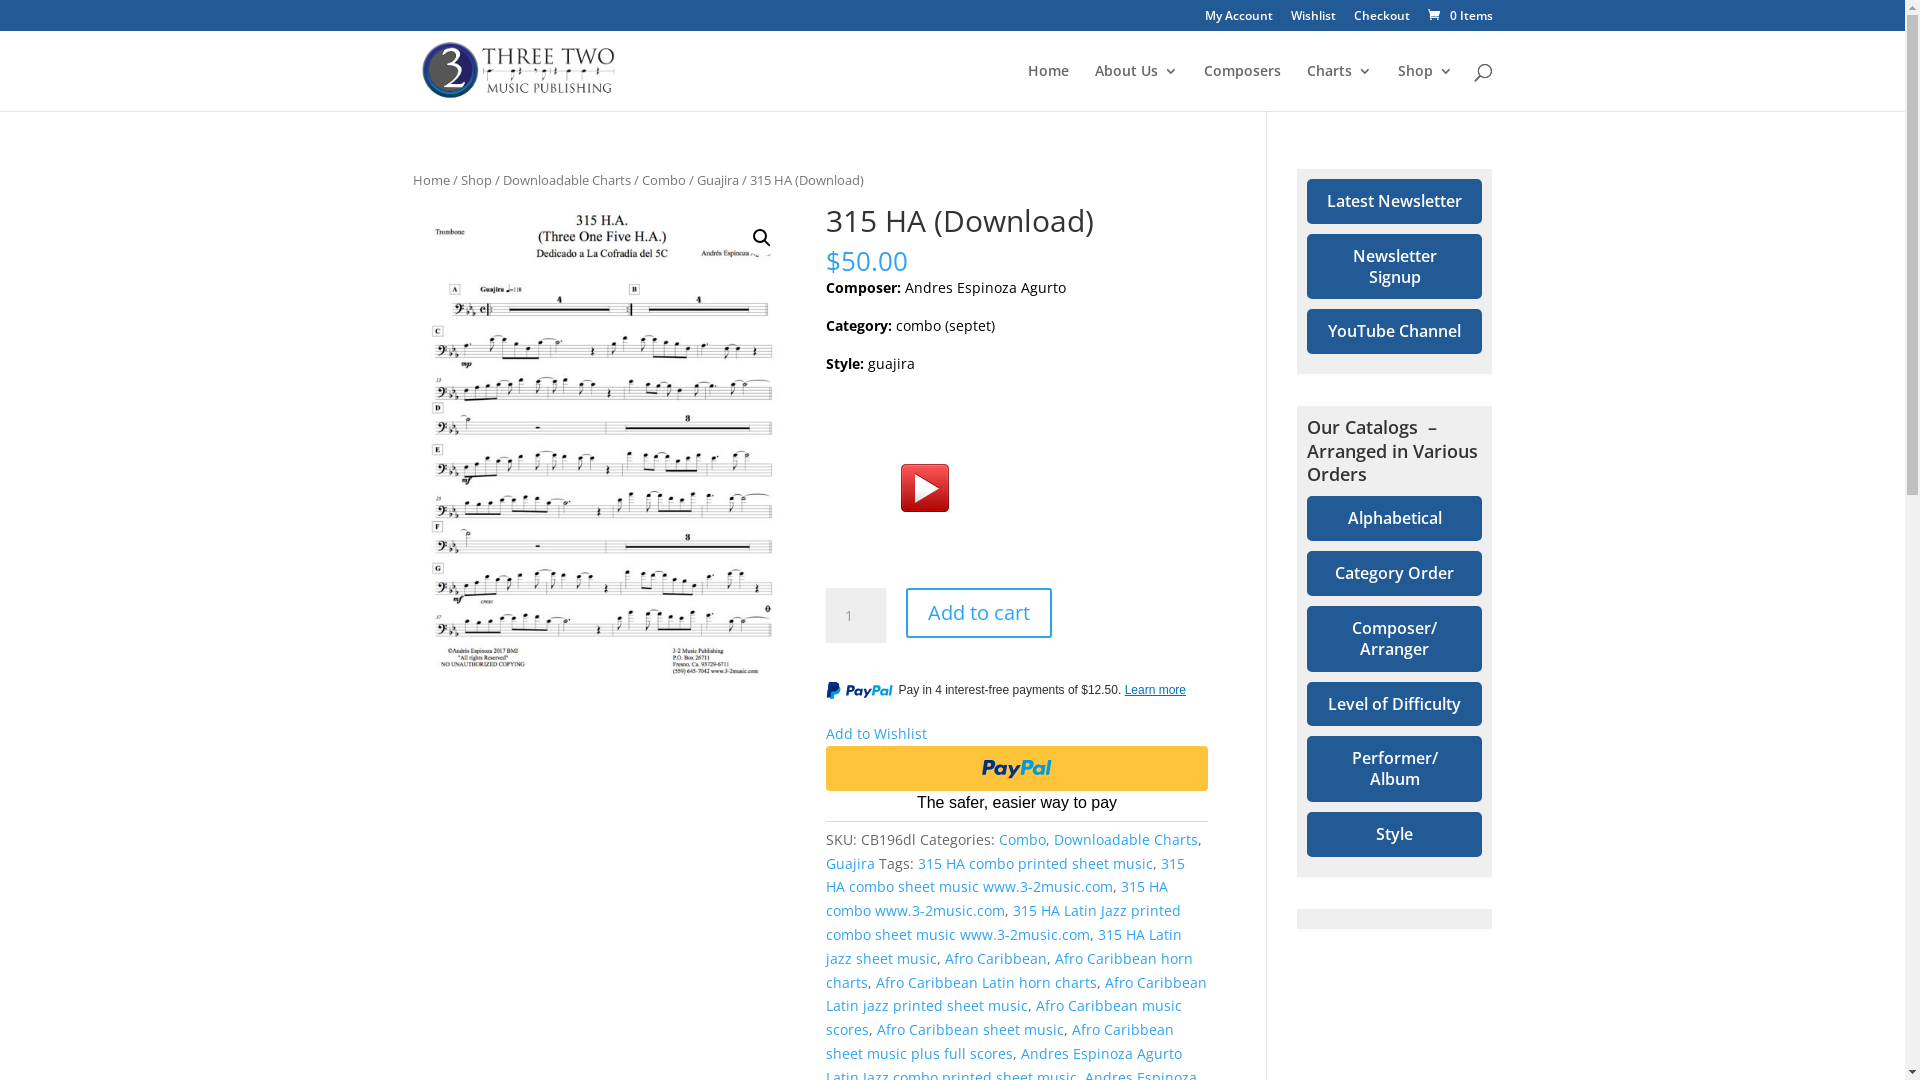 The height and width of the screenshot is (1080, 1920). Describe the element at coordinates (1237, 20) in the screenshot. I see `'My Account'` at that location.